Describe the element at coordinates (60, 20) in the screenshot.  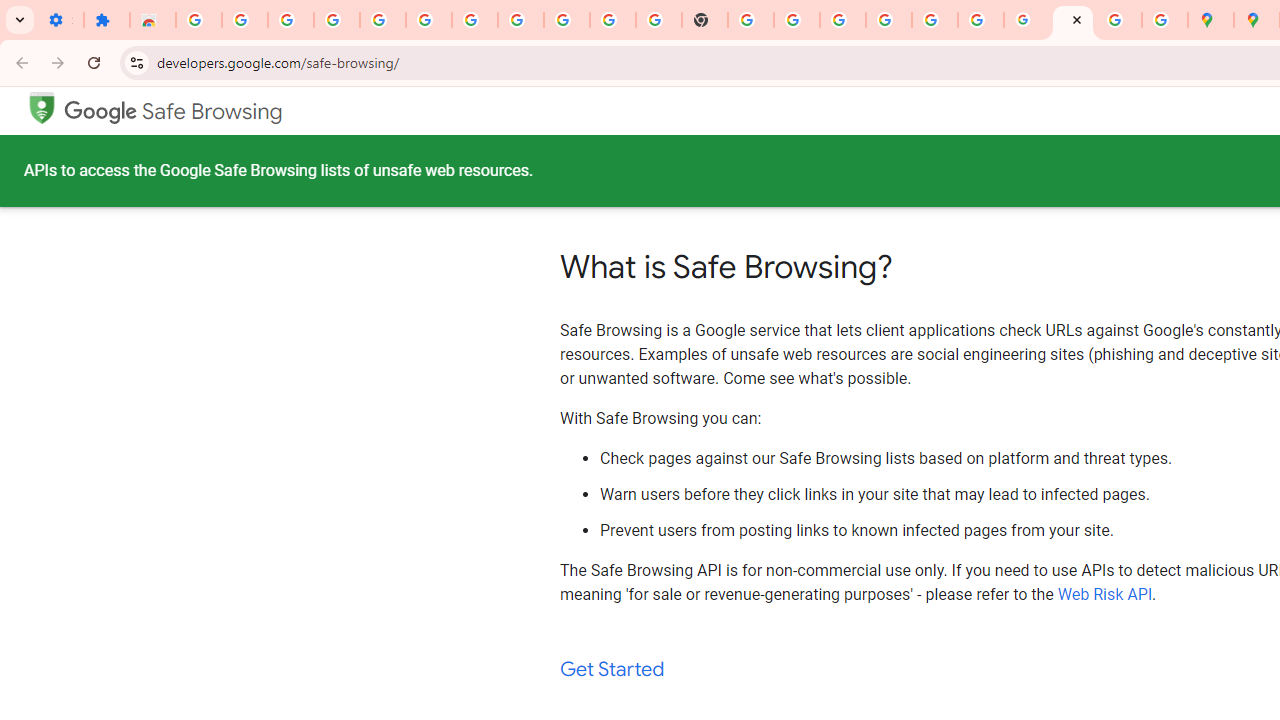
I see `'Settings - On startup'` at that location.